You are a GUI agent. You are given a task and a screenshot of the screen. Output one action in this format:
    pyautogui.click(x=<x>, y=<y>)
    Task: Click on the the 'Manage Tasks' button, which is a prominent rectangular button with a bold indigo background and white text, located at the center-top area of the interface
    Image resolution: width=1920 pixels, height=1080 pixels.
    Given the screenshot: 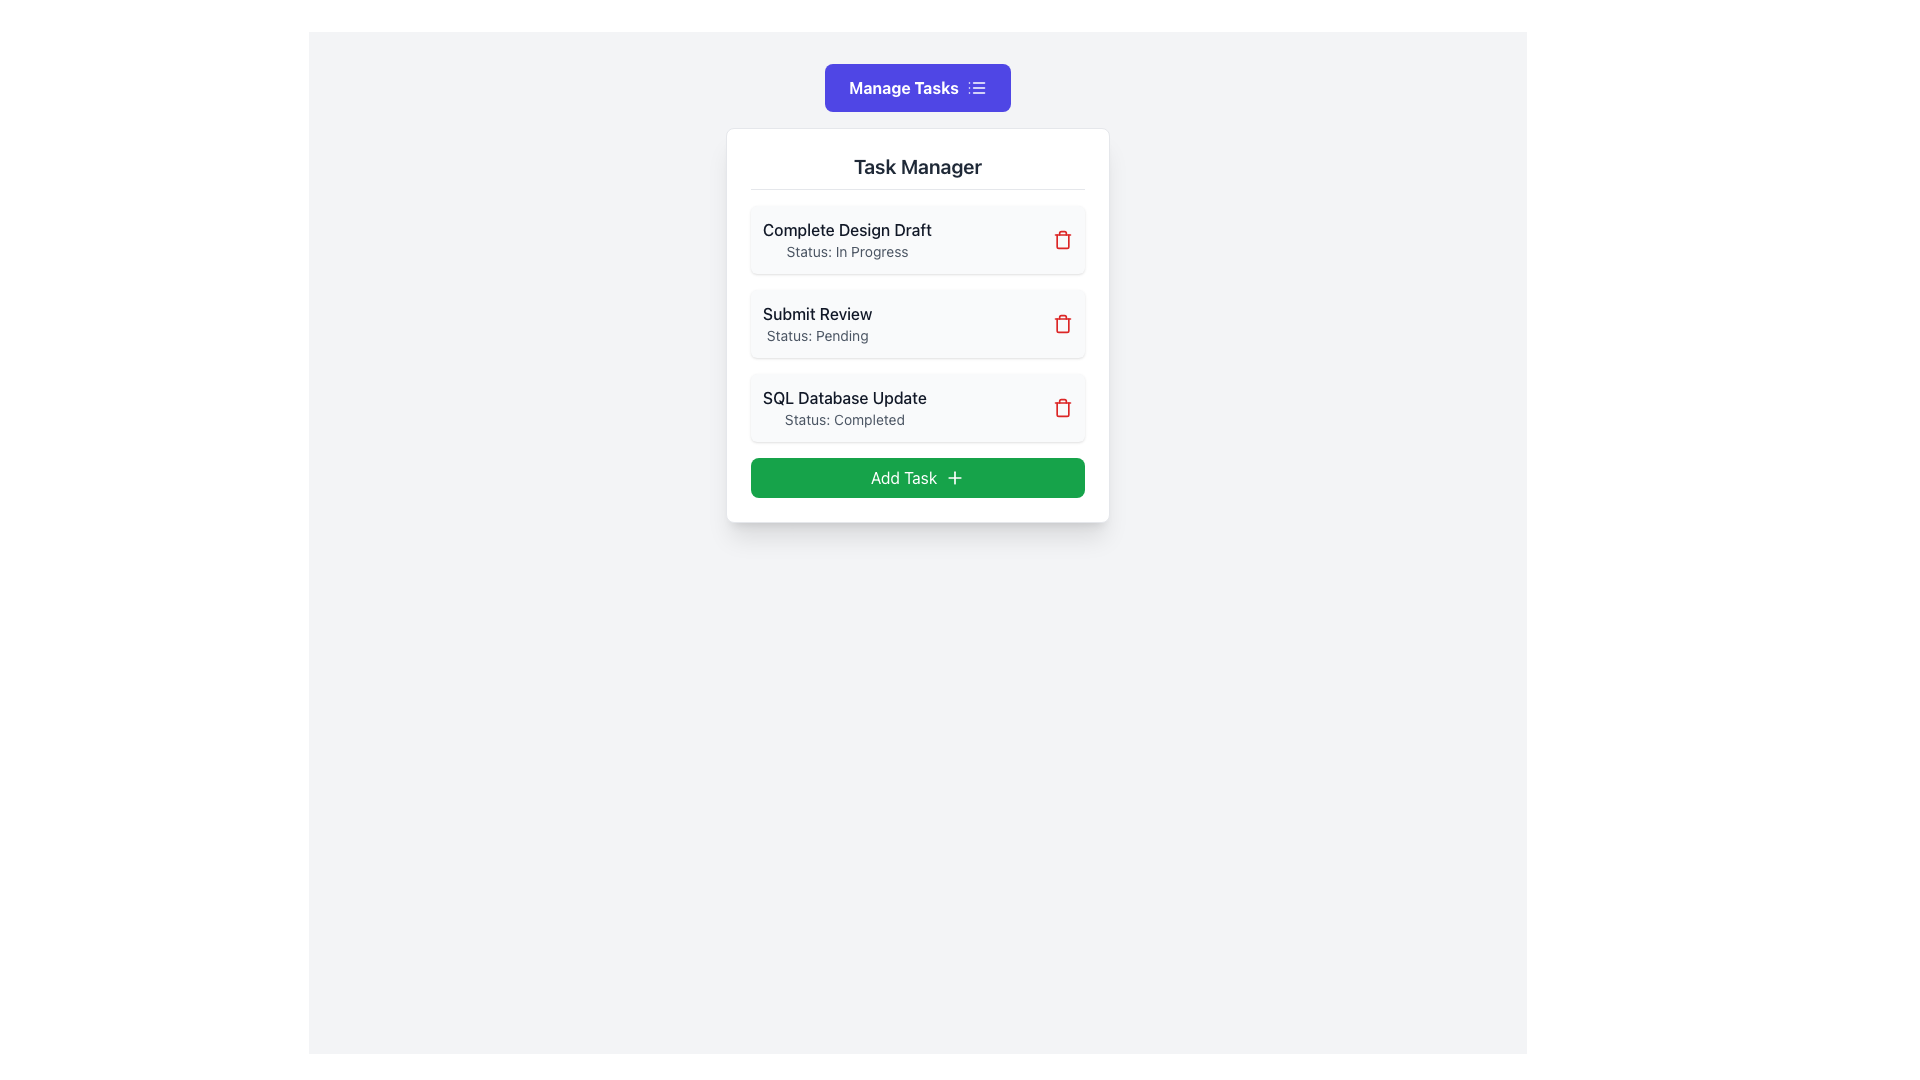 What is the action you would take?
    pyautogui.click(x=916, y=87)
    